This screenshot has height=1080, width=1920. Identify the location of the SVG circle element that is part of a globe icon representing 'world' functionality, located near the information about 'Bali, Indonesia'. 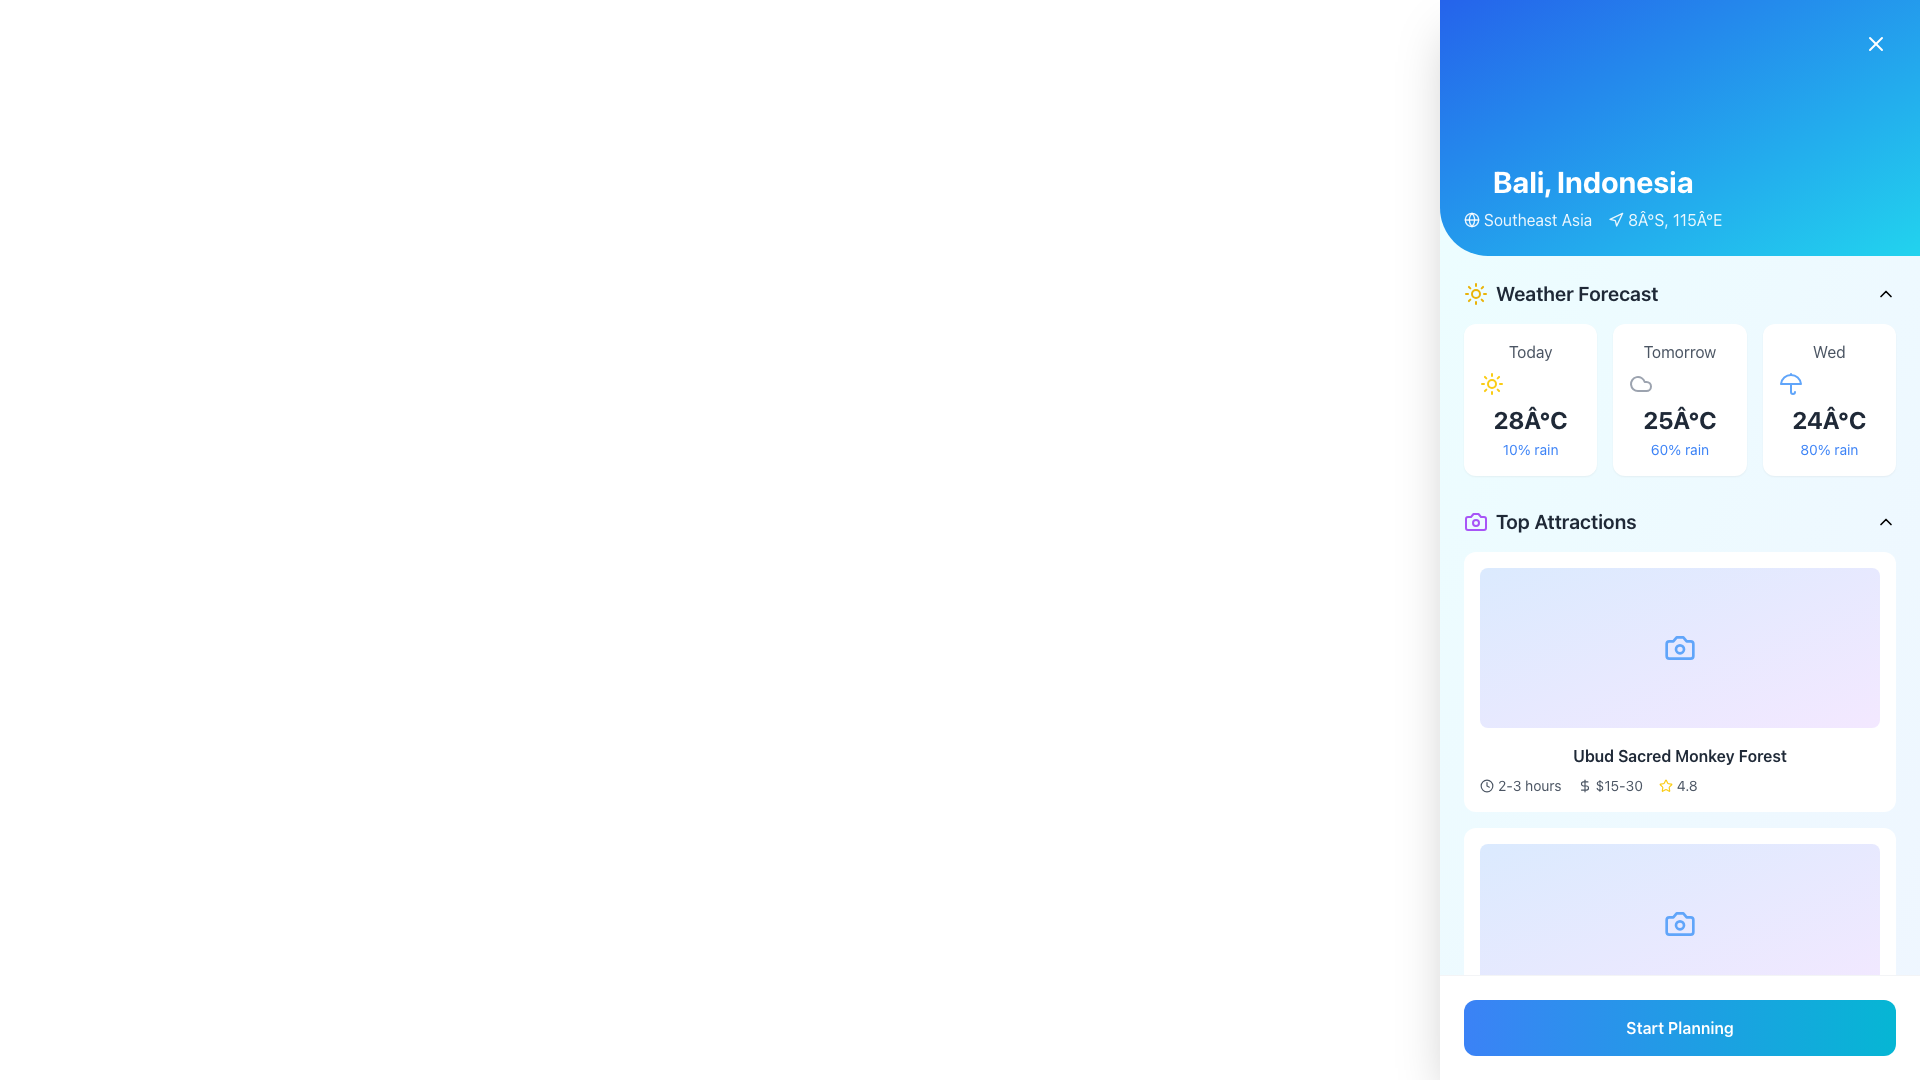
(1472, 219).